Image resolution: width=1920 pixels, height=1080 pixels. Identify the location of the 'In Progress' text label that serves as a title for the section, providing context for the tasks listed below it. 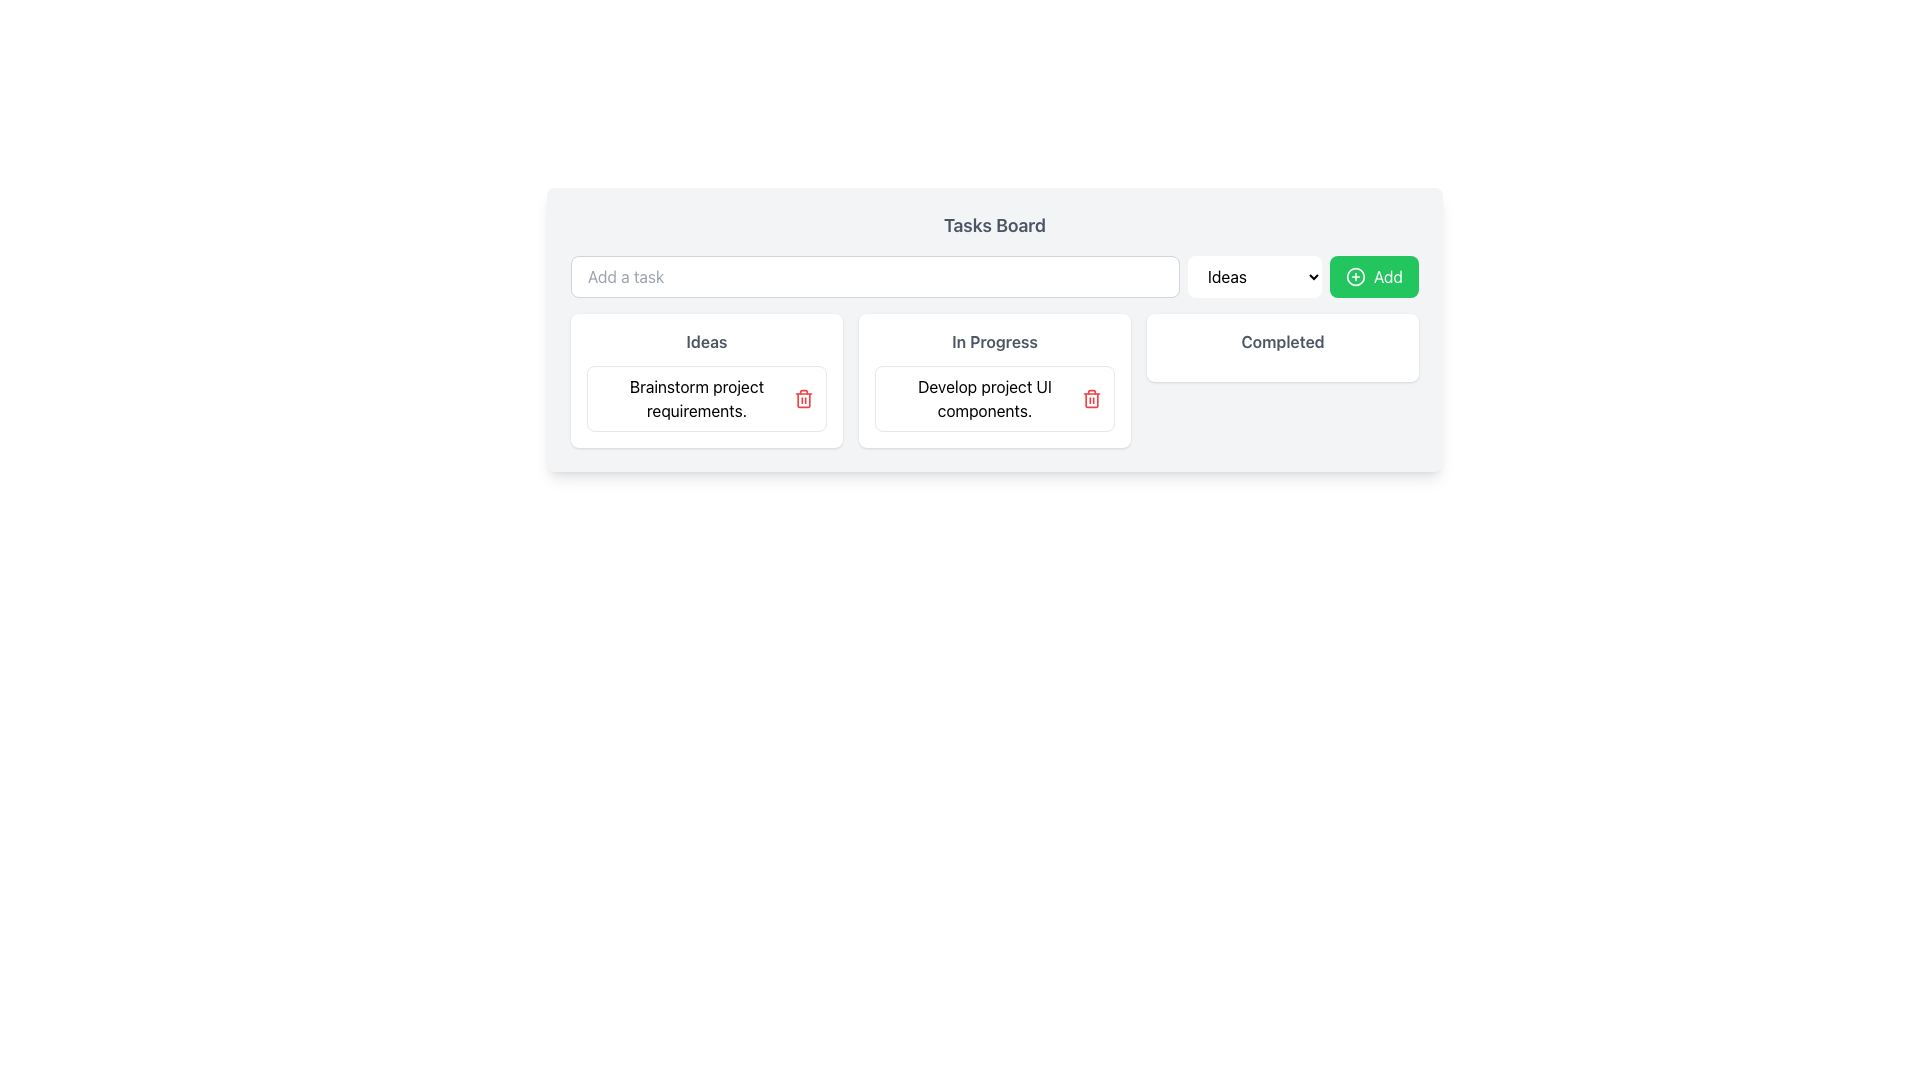
(994, 341).